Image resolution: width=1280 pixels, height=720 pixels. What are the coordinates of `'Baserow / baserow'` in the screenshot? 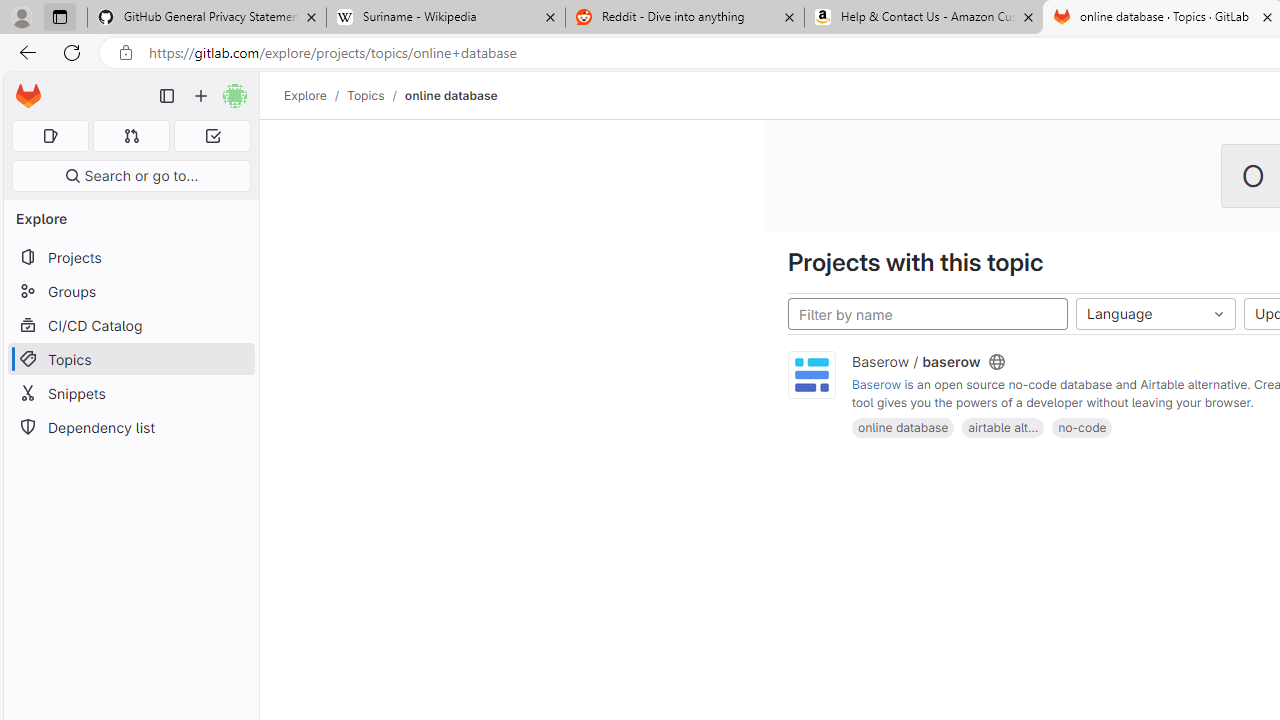 It's located at (915, 361).